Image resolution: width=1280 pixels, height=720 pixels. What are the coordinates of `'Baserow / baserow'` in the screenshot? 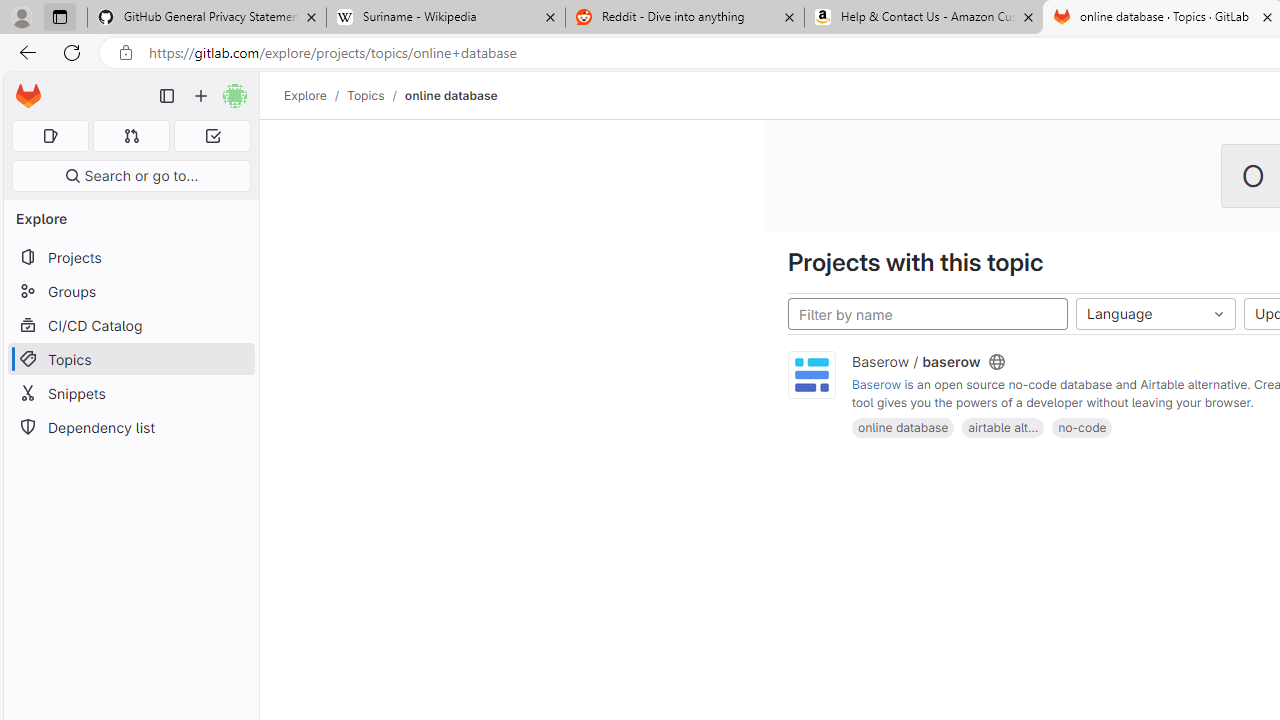 It's located at (915, 361).